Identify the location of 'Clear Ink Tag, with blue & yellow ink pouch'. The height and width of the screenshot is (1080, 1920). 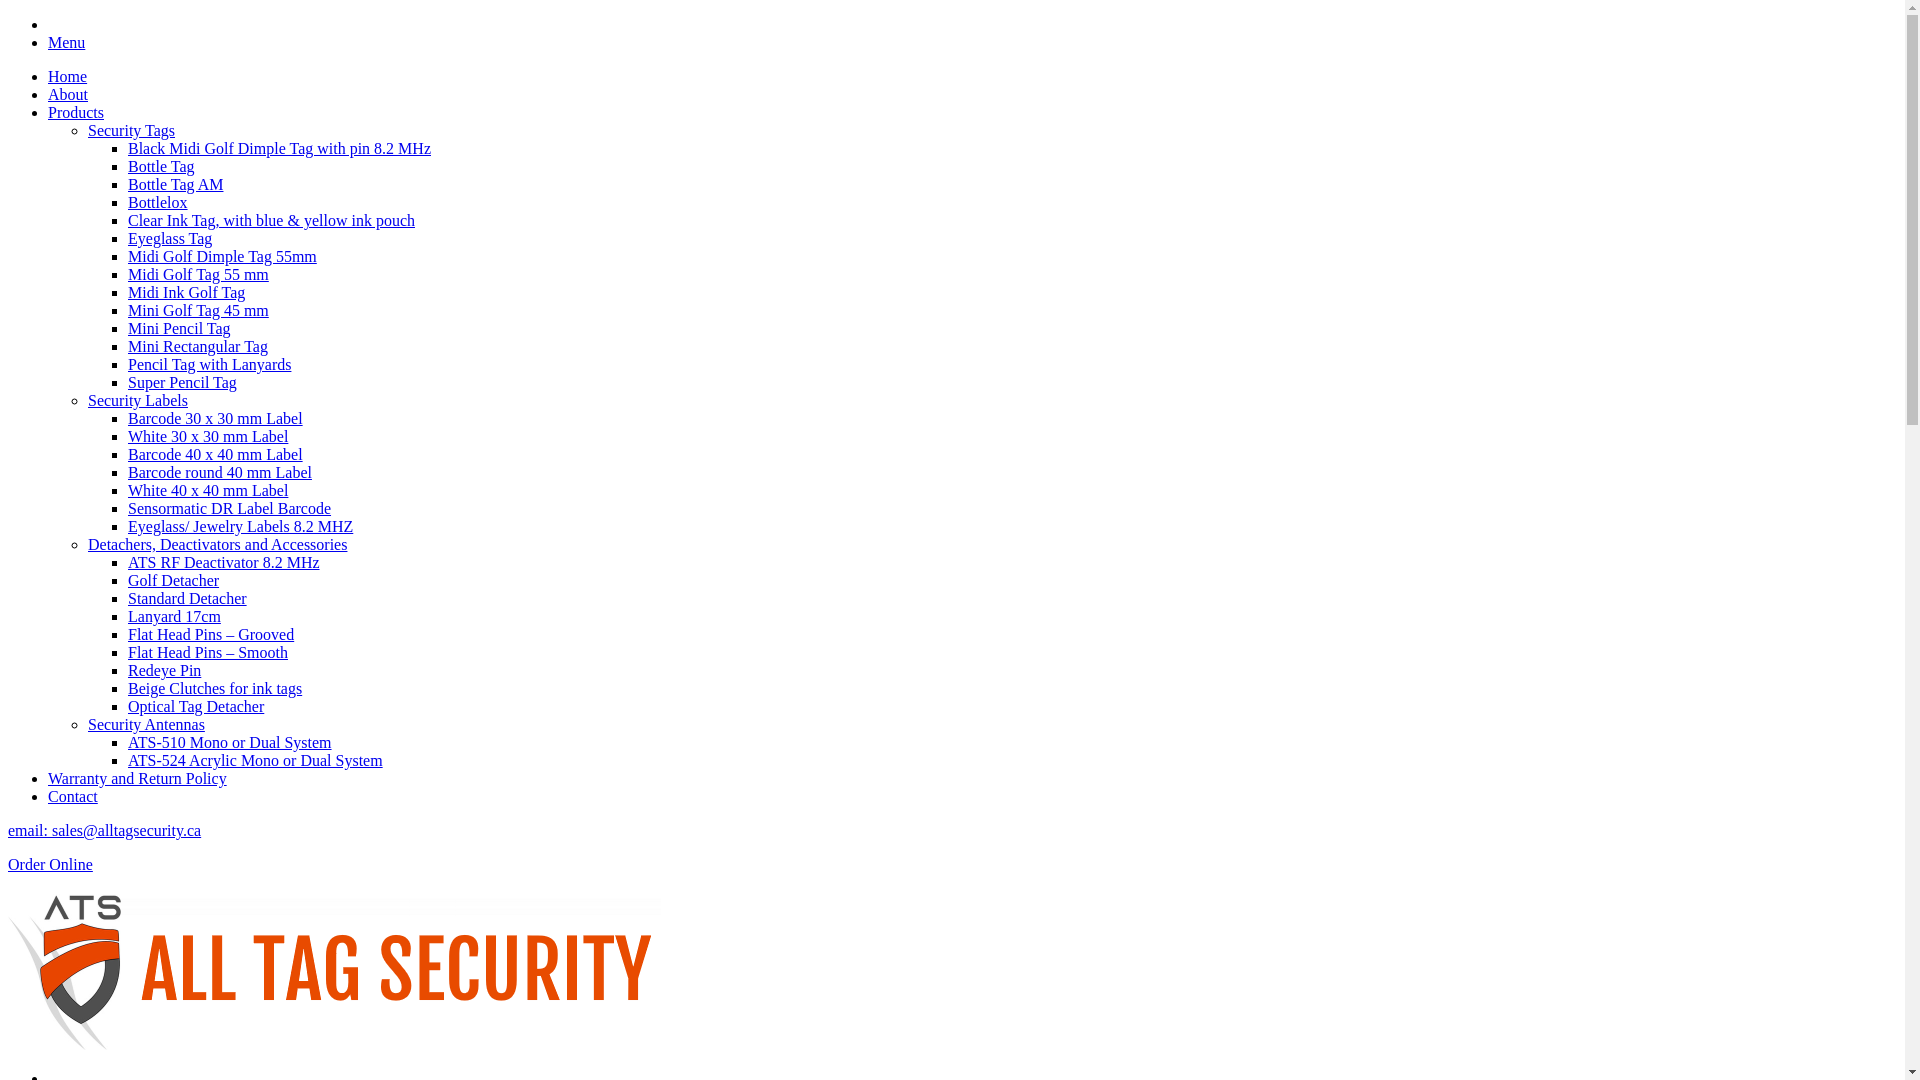
(270, 220).